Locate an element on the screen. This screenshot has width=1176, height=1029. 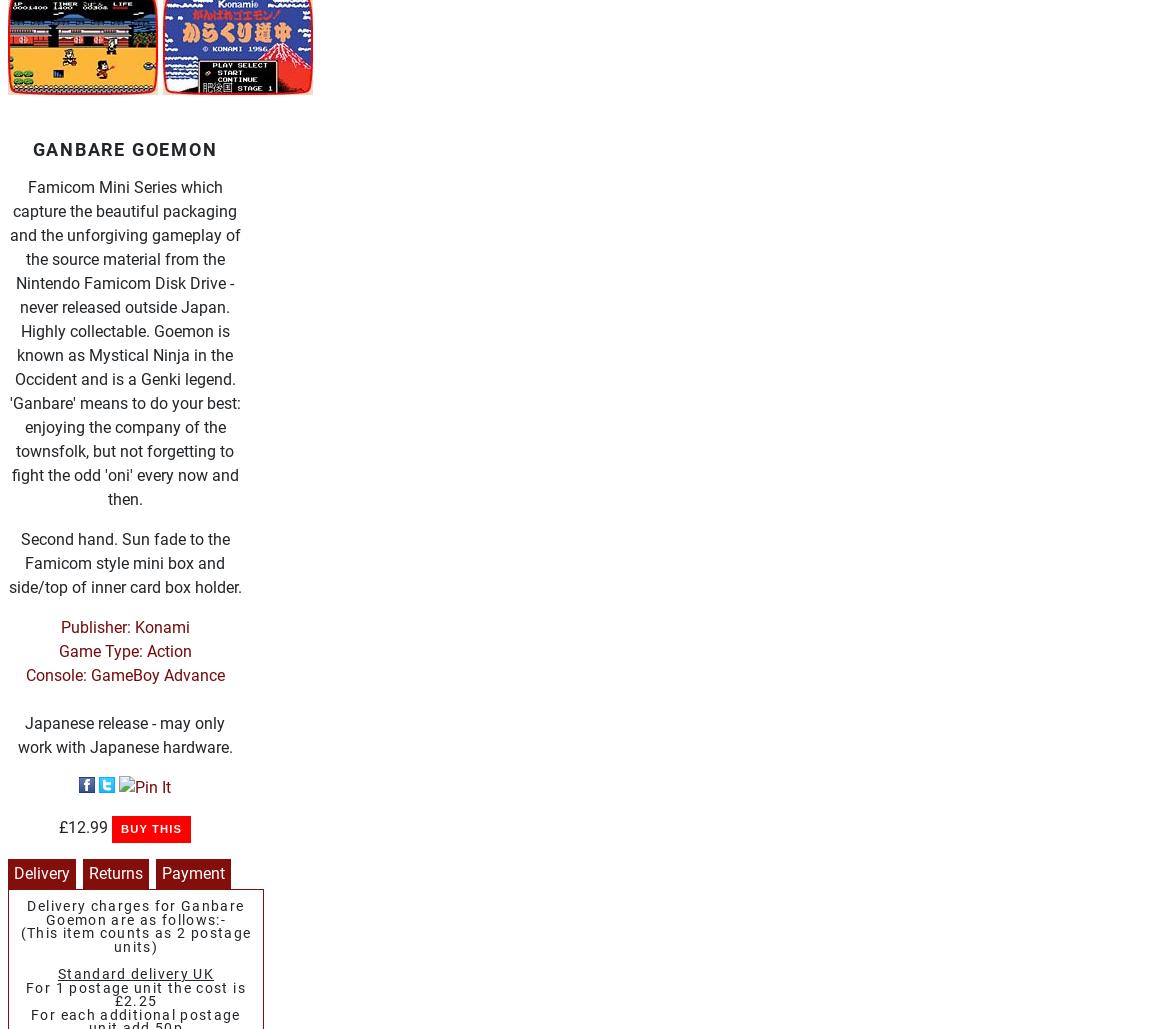
'Gameboy' is located at coordinates (140, 234).